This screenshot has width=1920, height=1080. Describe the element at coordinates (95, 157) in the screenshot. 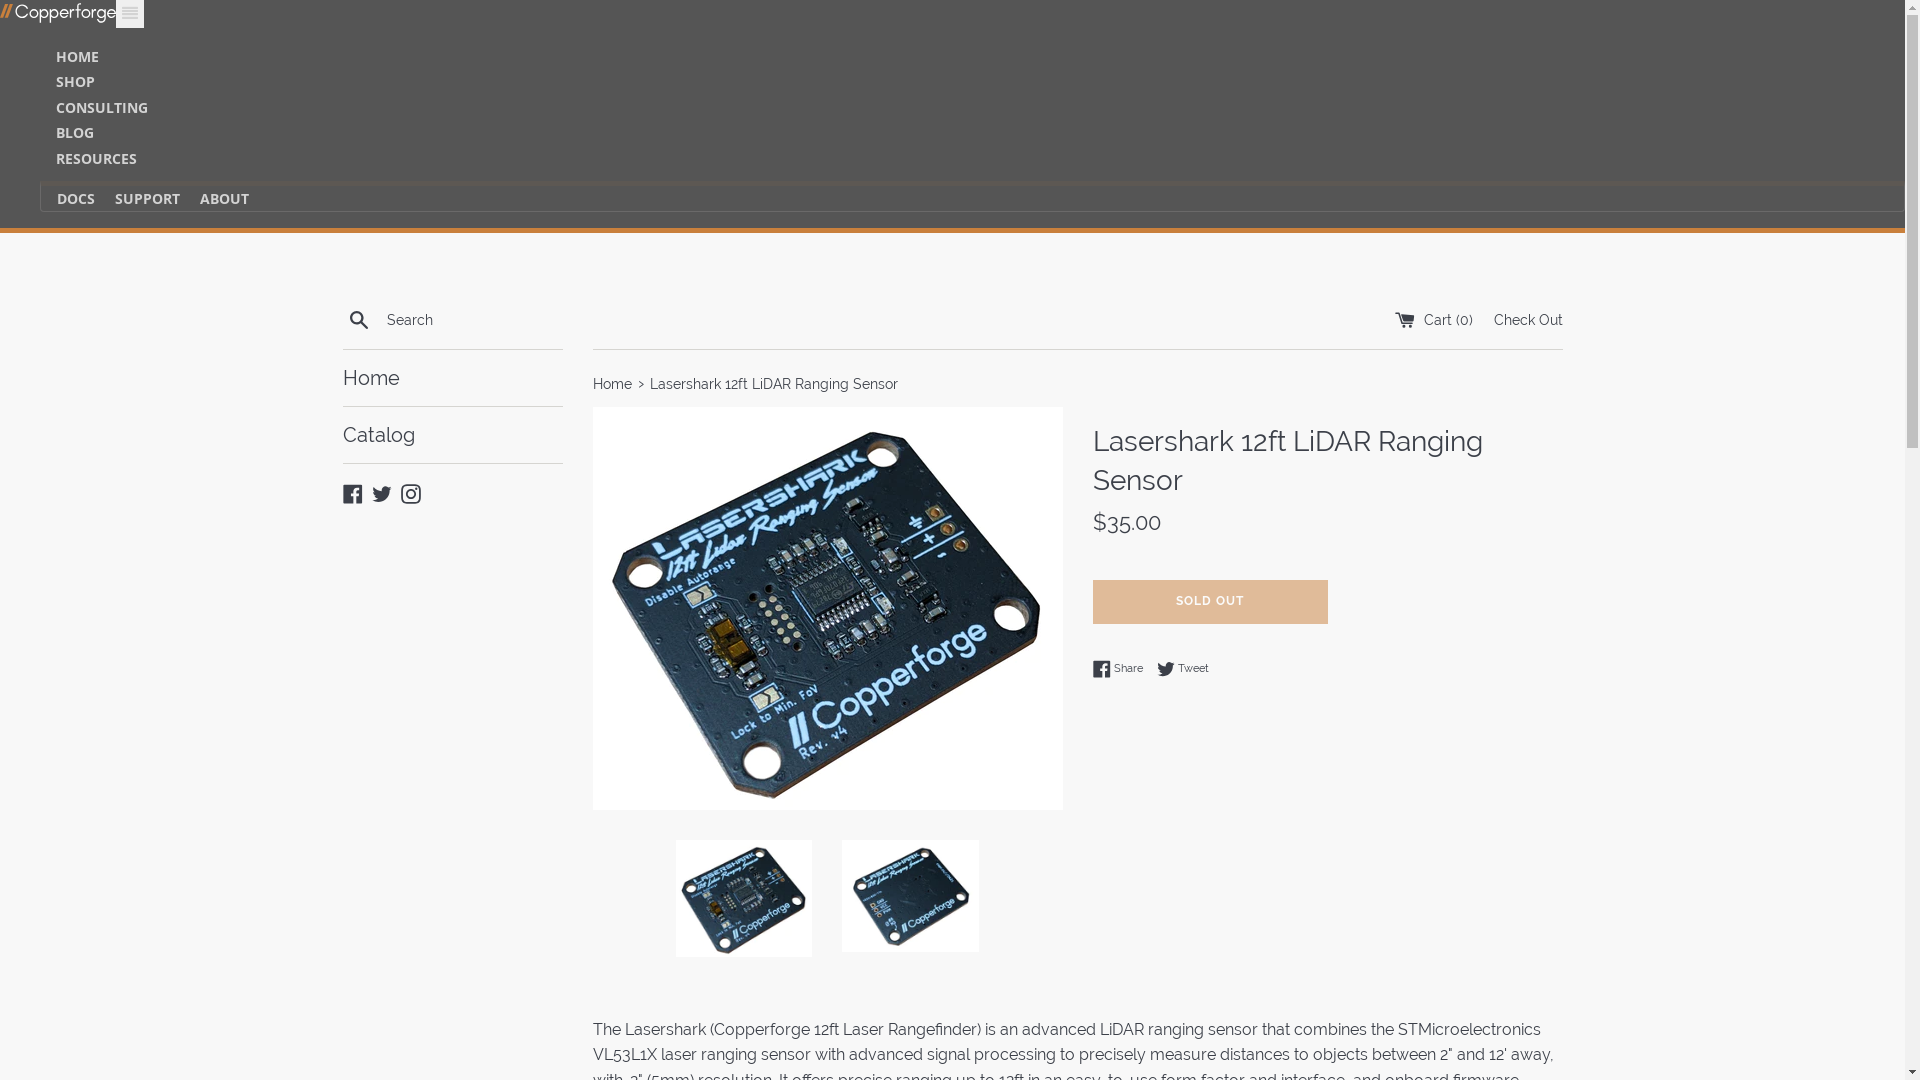

I see `'RESOURCES'` at that location.